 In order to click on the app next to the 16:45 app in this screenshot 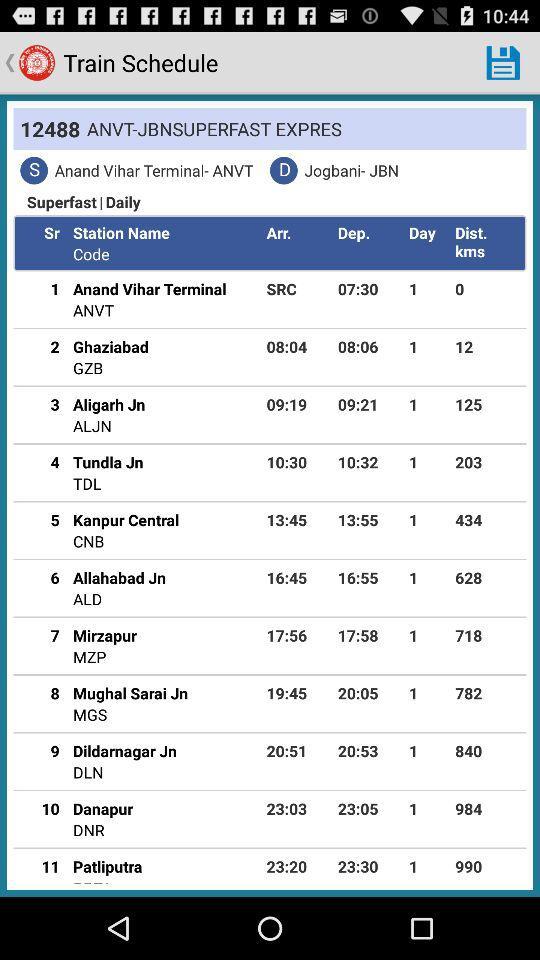, I will do `click(119, 577)`.